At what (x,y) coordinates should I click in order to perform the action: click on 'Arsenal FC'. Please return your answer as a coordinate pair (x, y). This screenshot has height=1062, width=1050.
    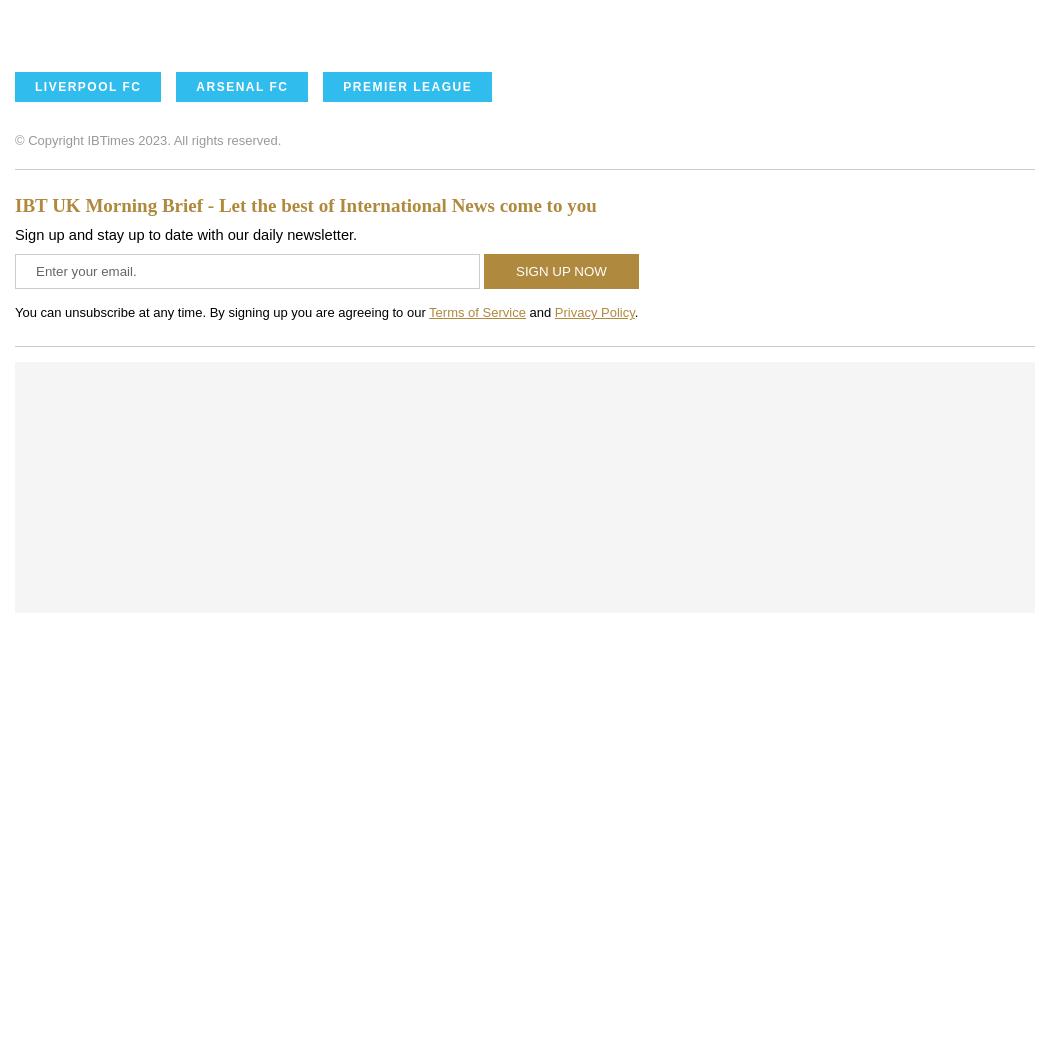
    Looking at the image, I should click on (242, 86).